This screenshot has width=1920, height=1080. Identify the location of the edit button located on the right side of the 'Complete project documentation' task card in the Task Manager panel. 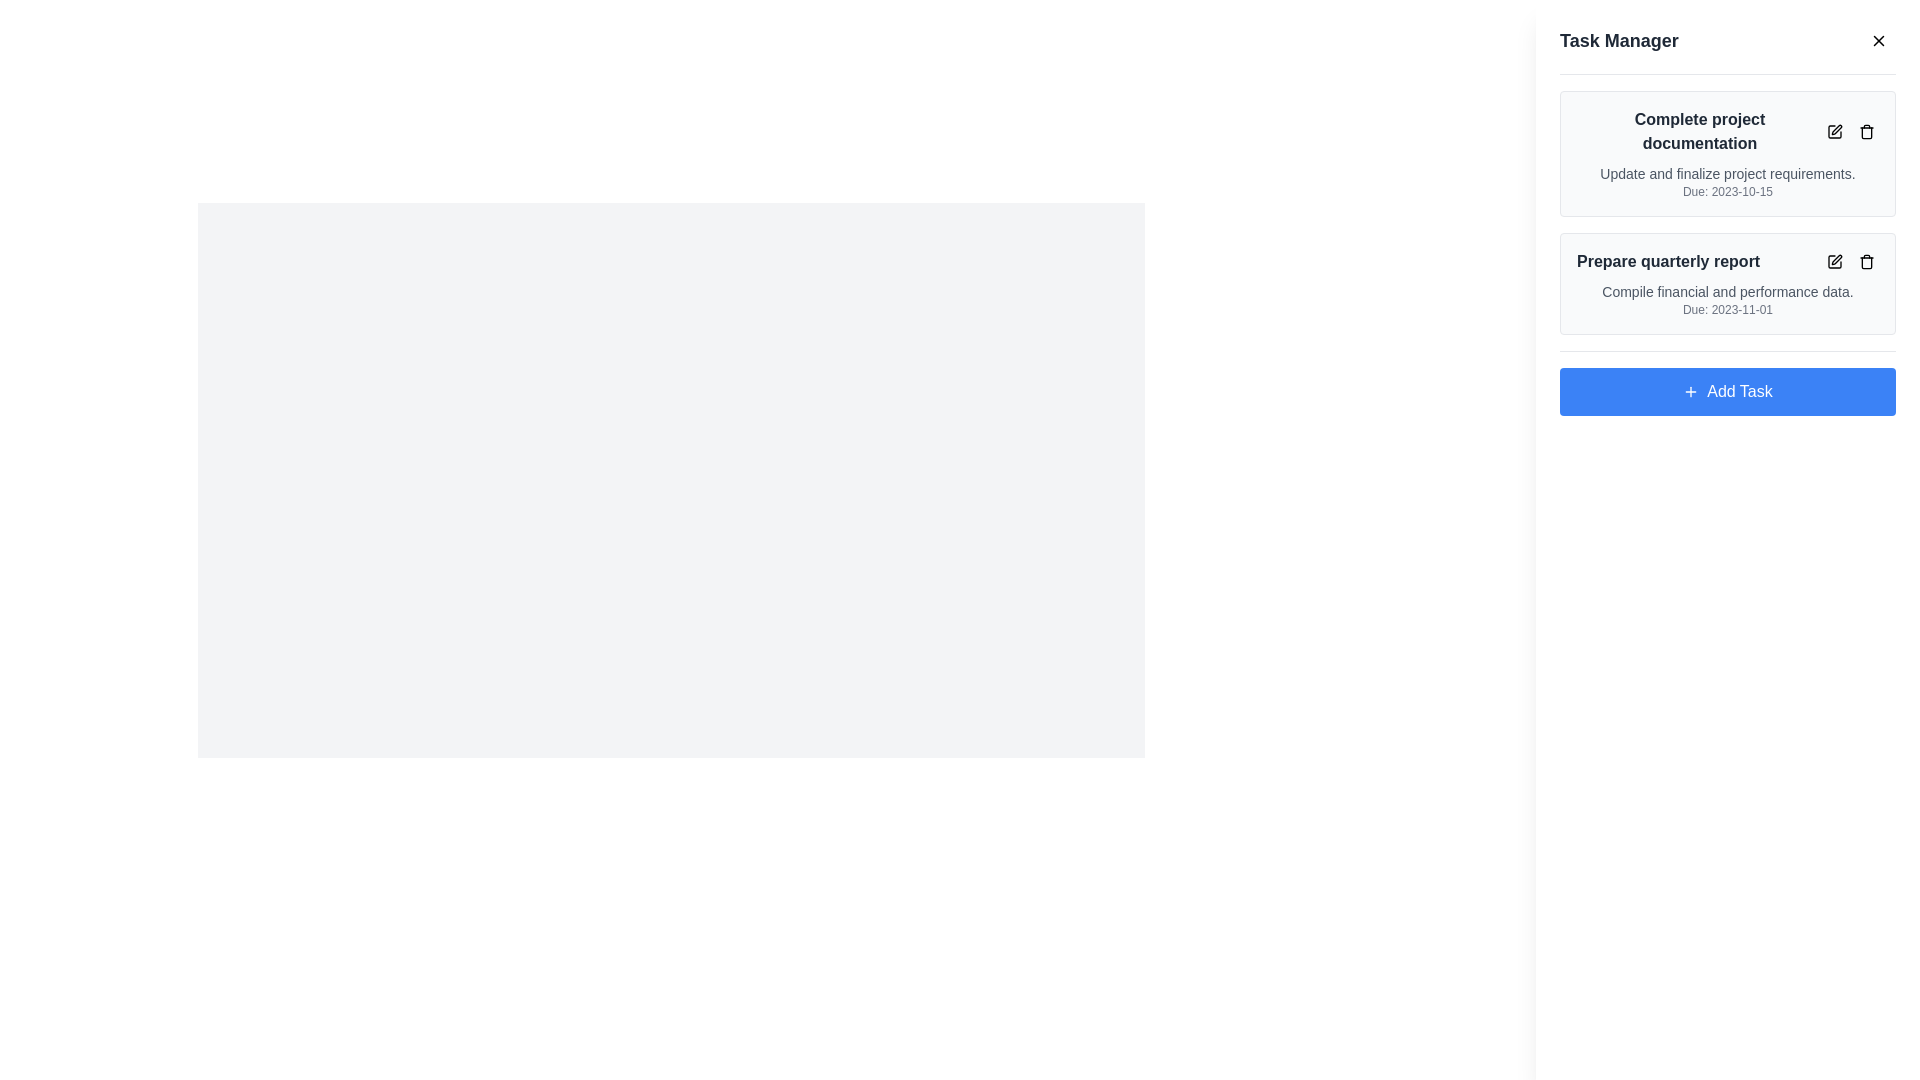
(1834, 131).